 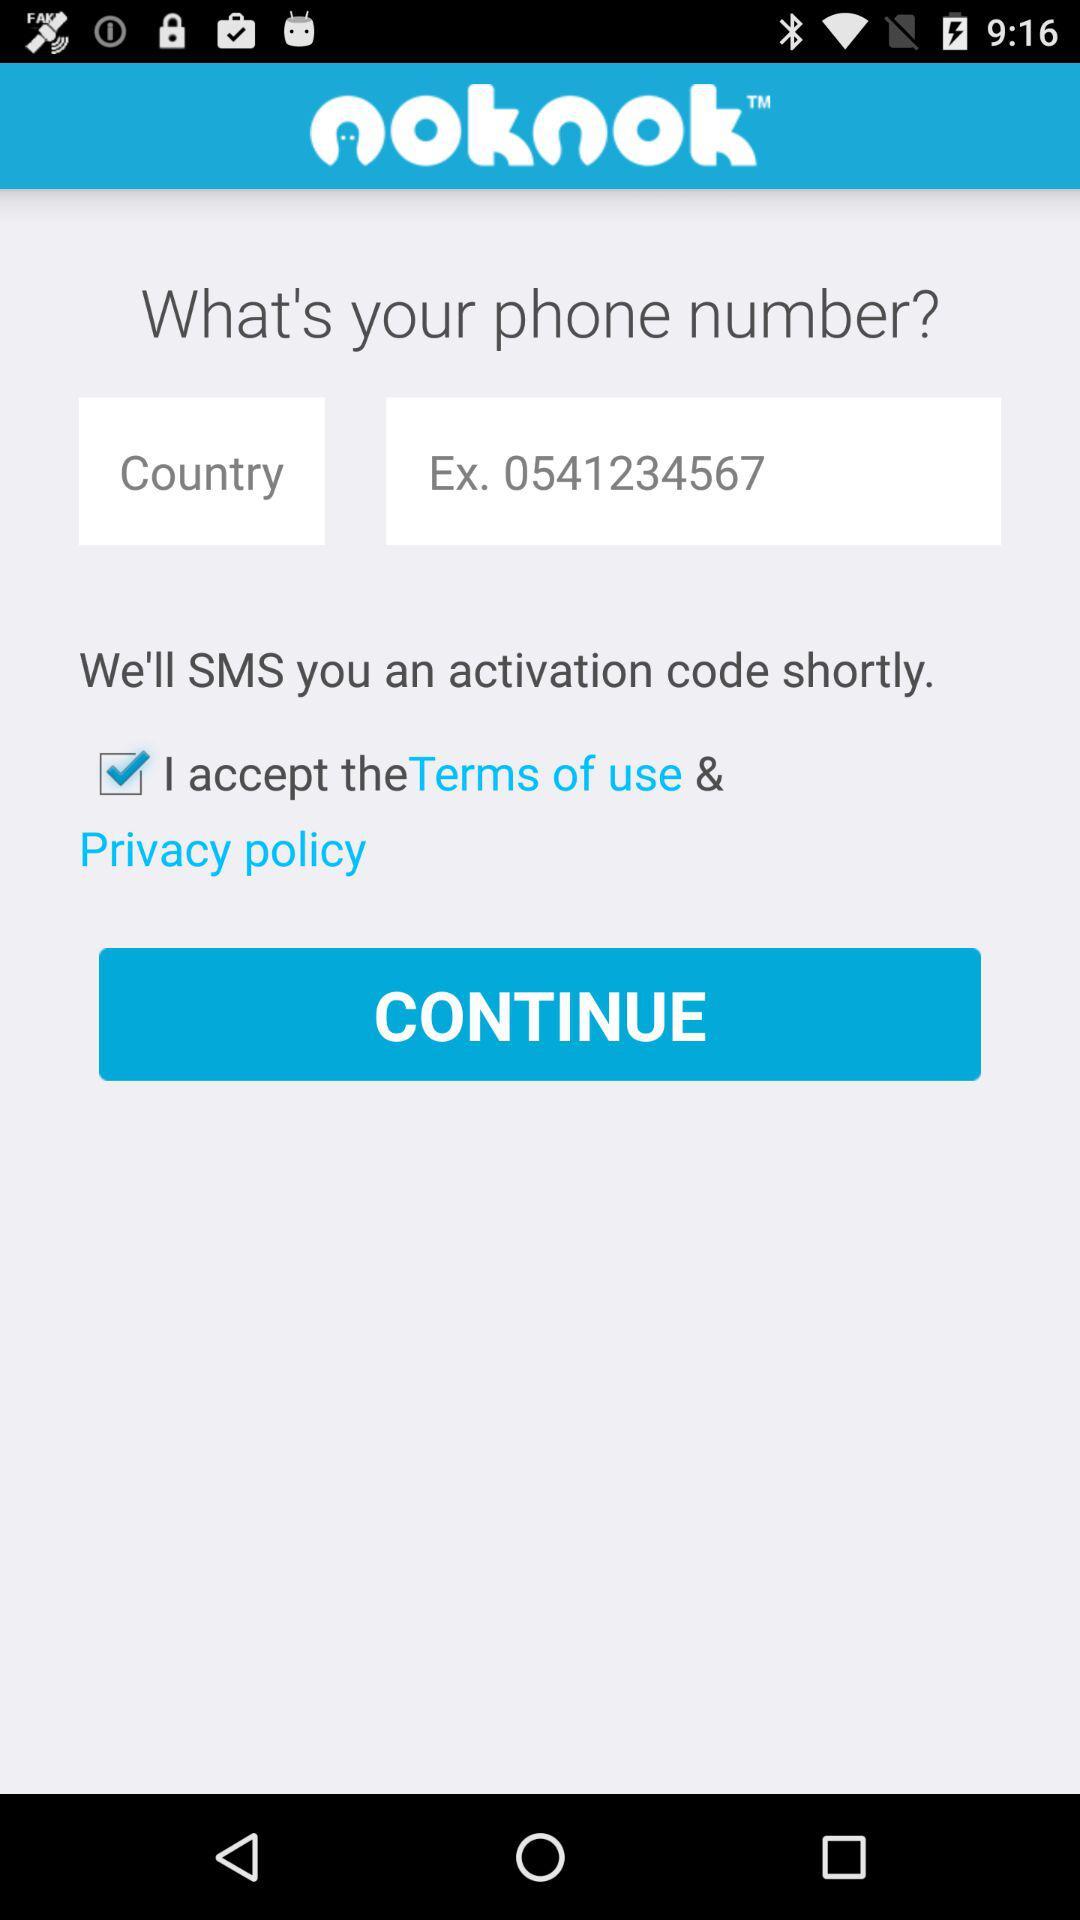 What do you see at coordinates (545, 771) in the screenshot?
I see `the icon to the right of i accept the` at bounding box center [545, 771].